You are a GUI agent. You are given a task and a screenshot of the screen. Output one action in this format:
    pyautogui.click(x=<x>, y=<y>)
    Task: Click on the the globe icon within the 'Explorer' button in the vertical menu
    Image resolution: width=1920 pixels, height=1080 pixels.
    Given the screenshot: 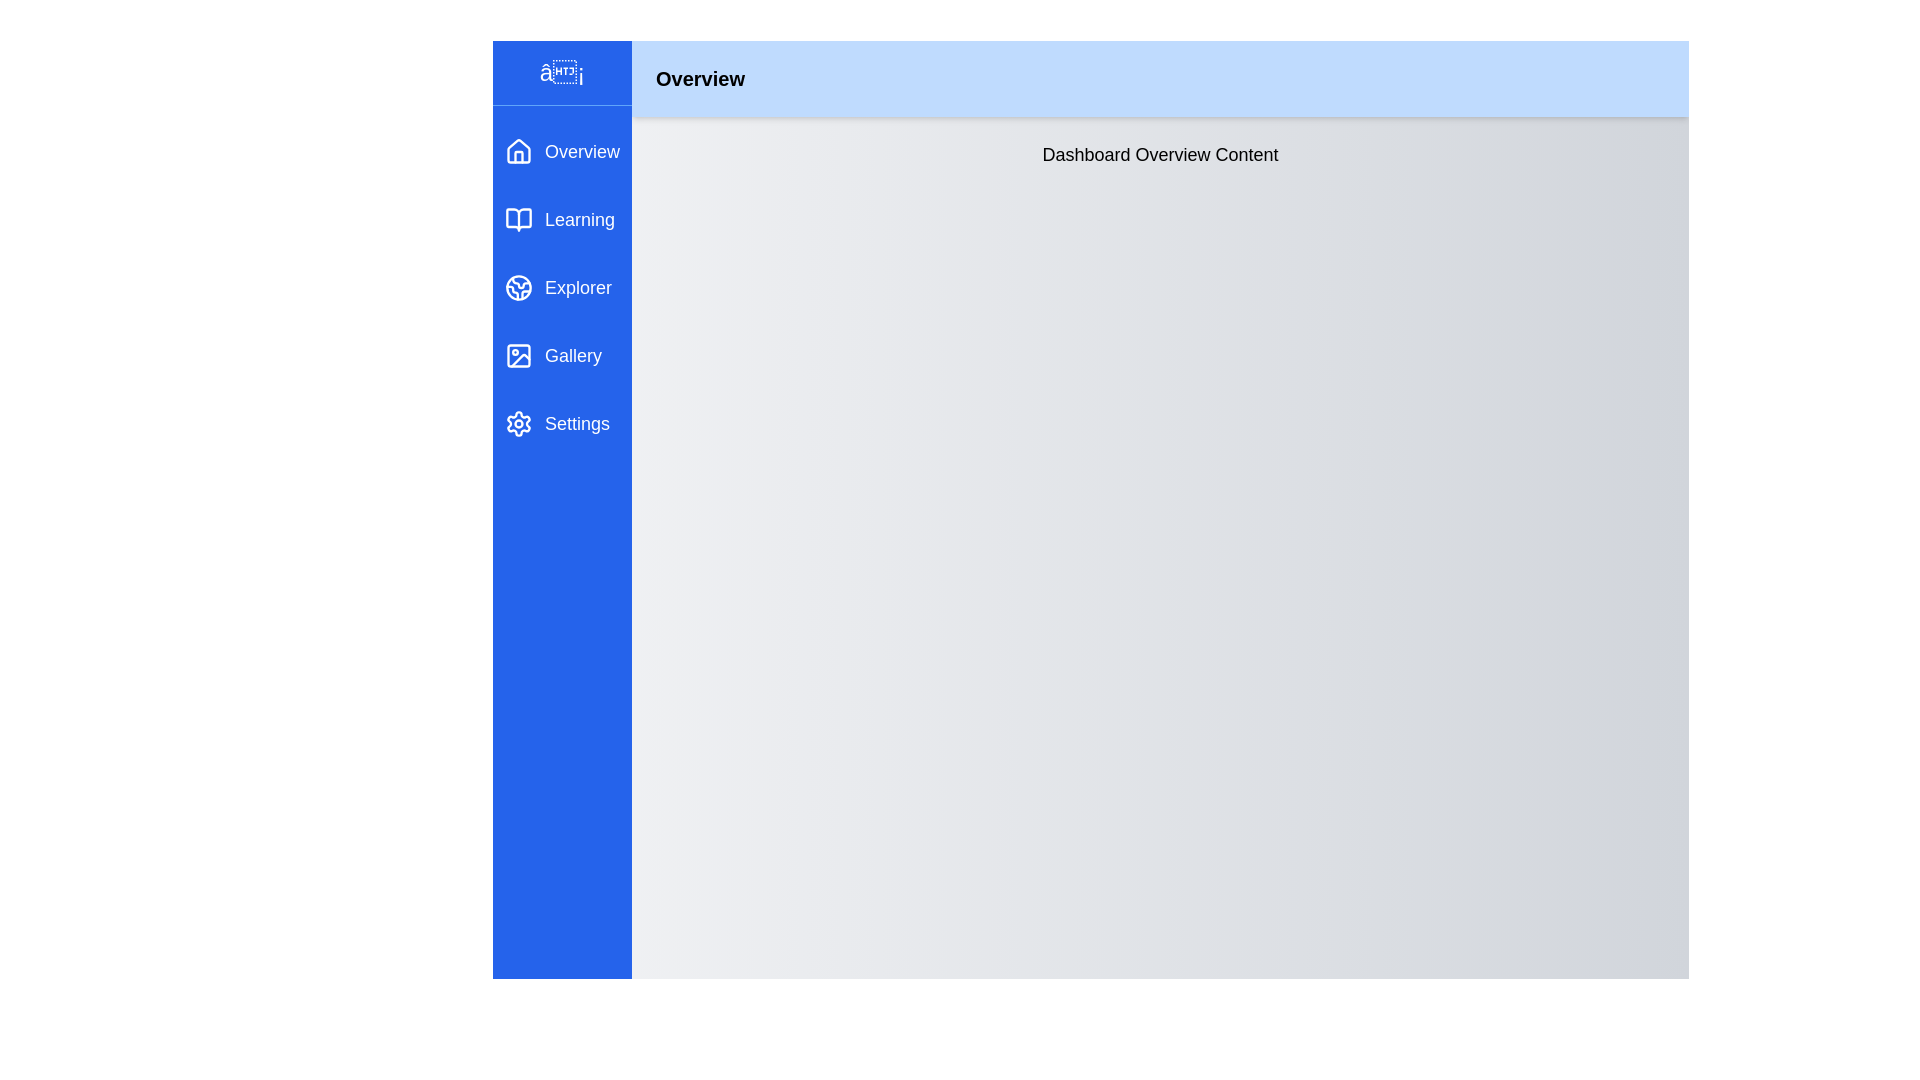 What is the action you would take?
    pyautogui.click(x=518, y=288)
    